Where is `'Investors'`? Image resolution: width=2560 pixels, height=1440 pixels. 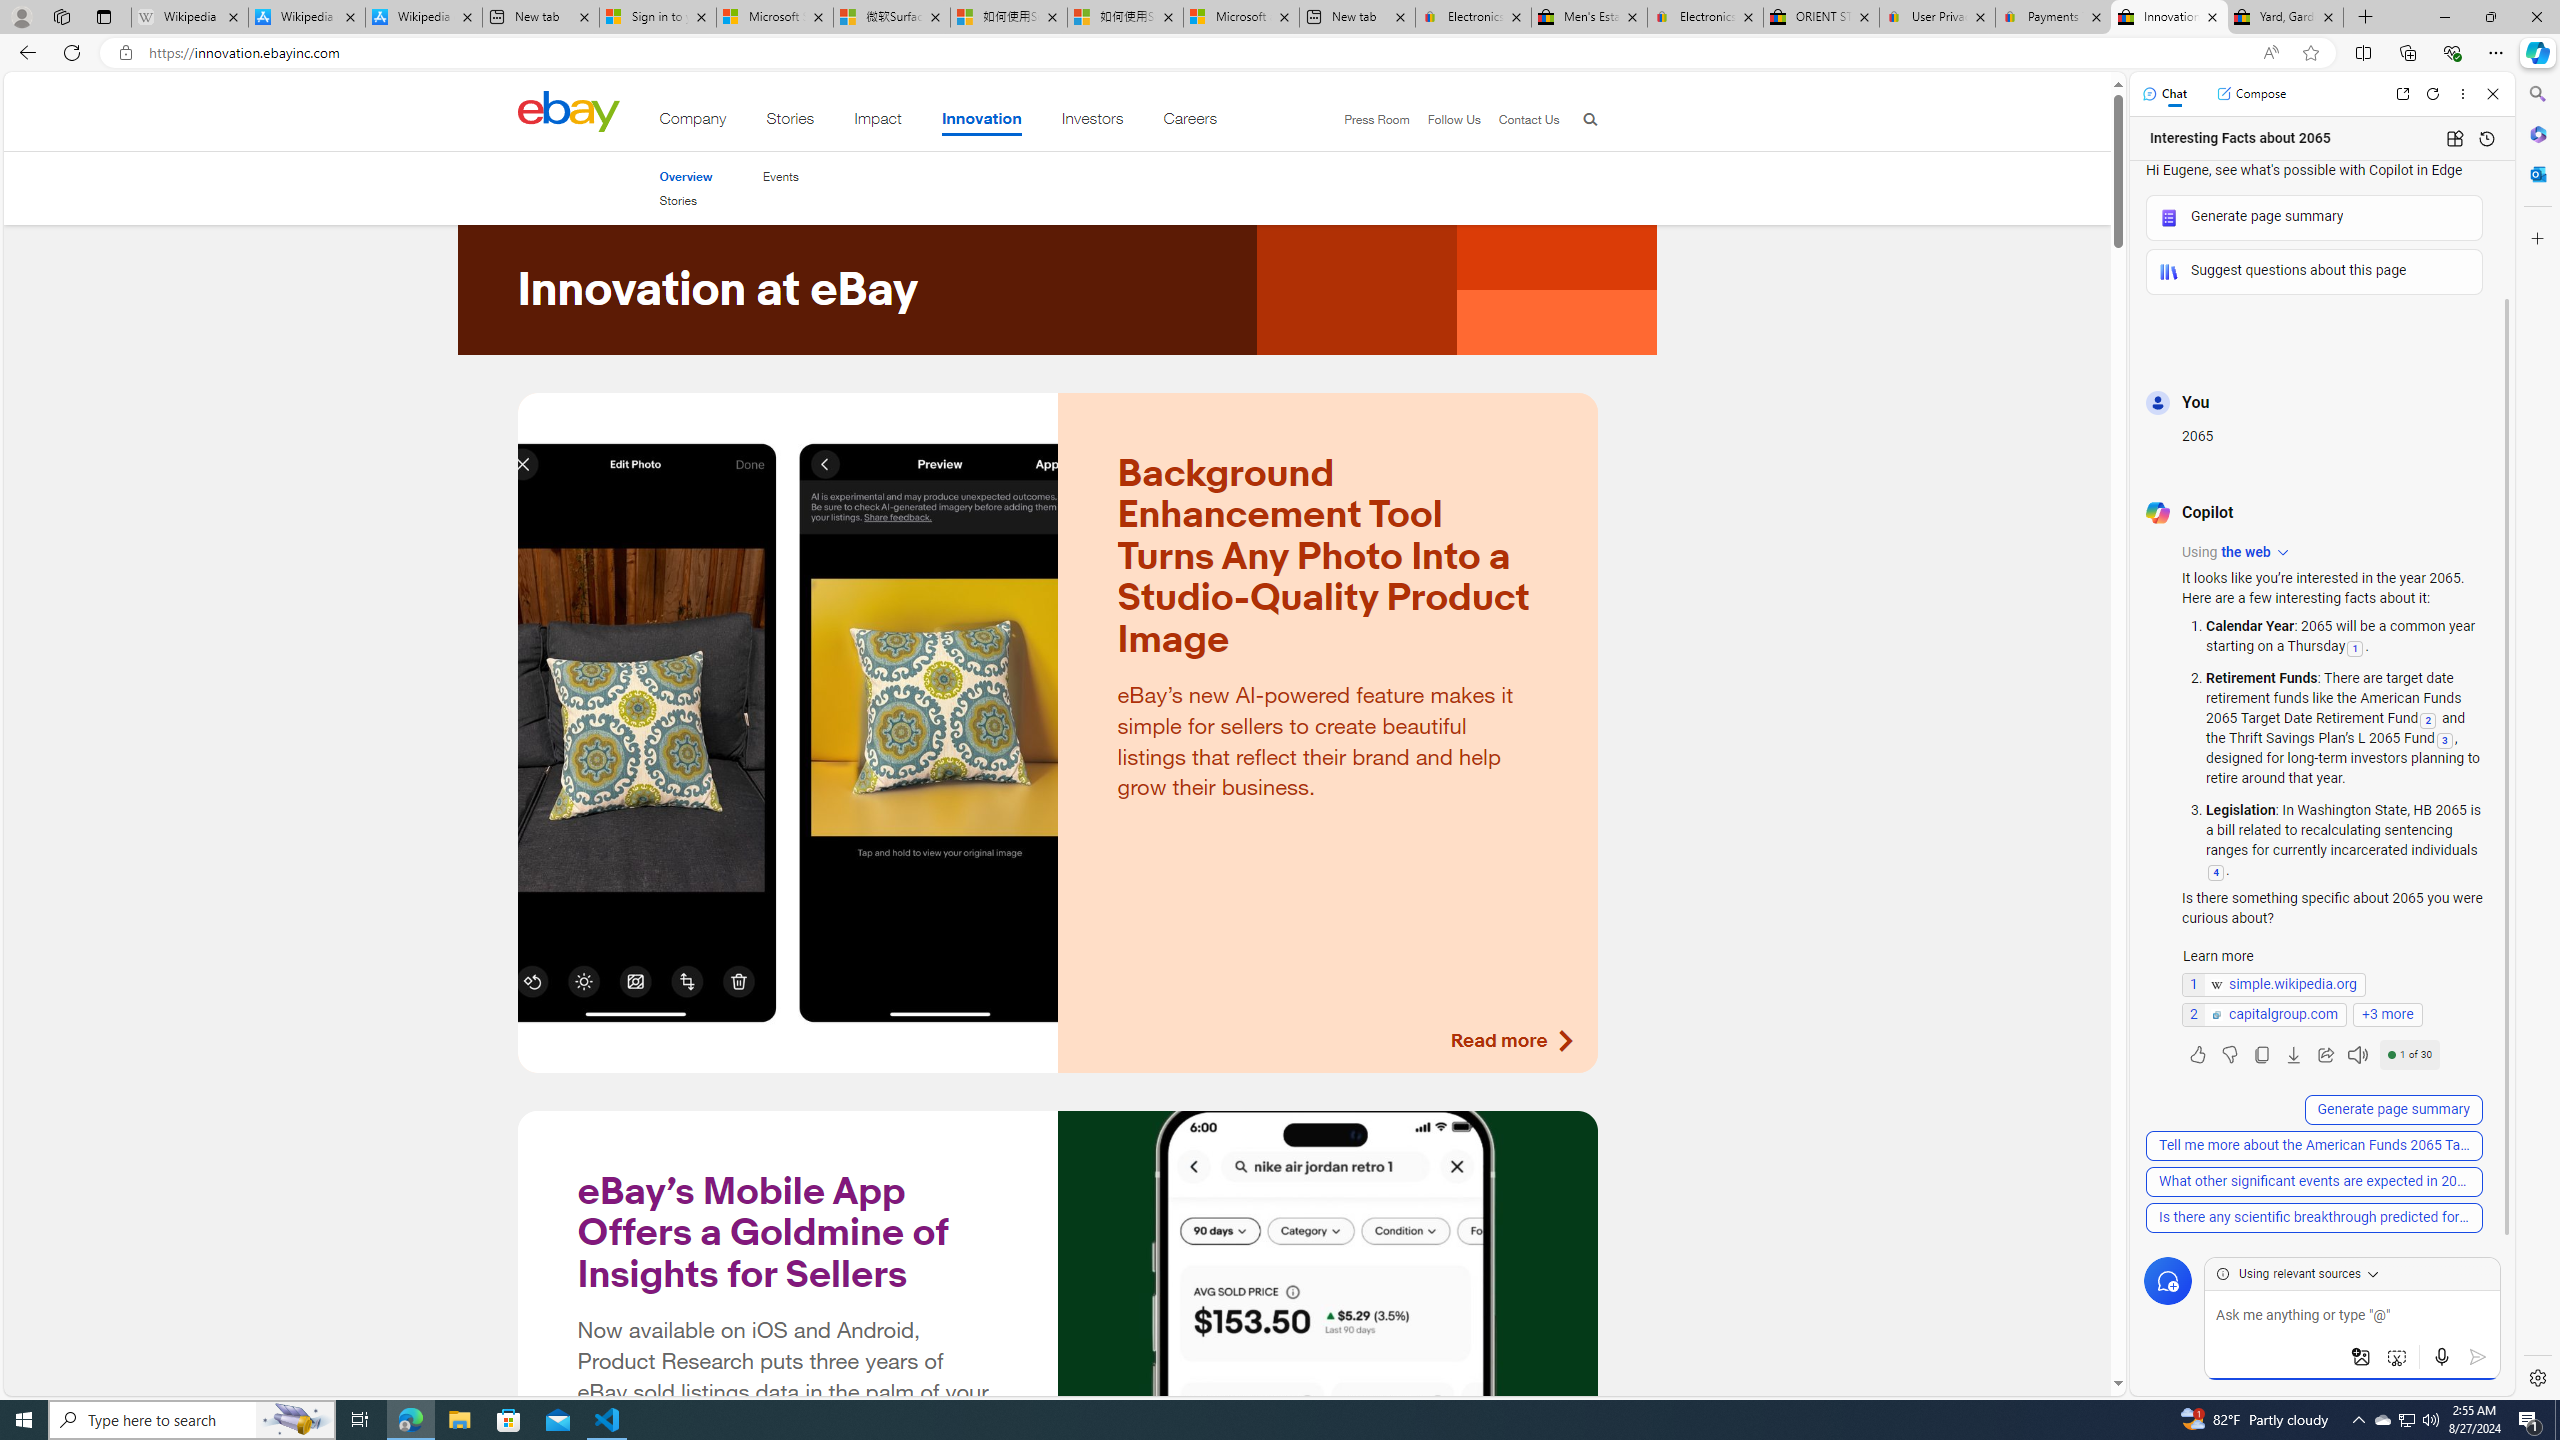 'Investors' is located at coordinates (1091, 122).